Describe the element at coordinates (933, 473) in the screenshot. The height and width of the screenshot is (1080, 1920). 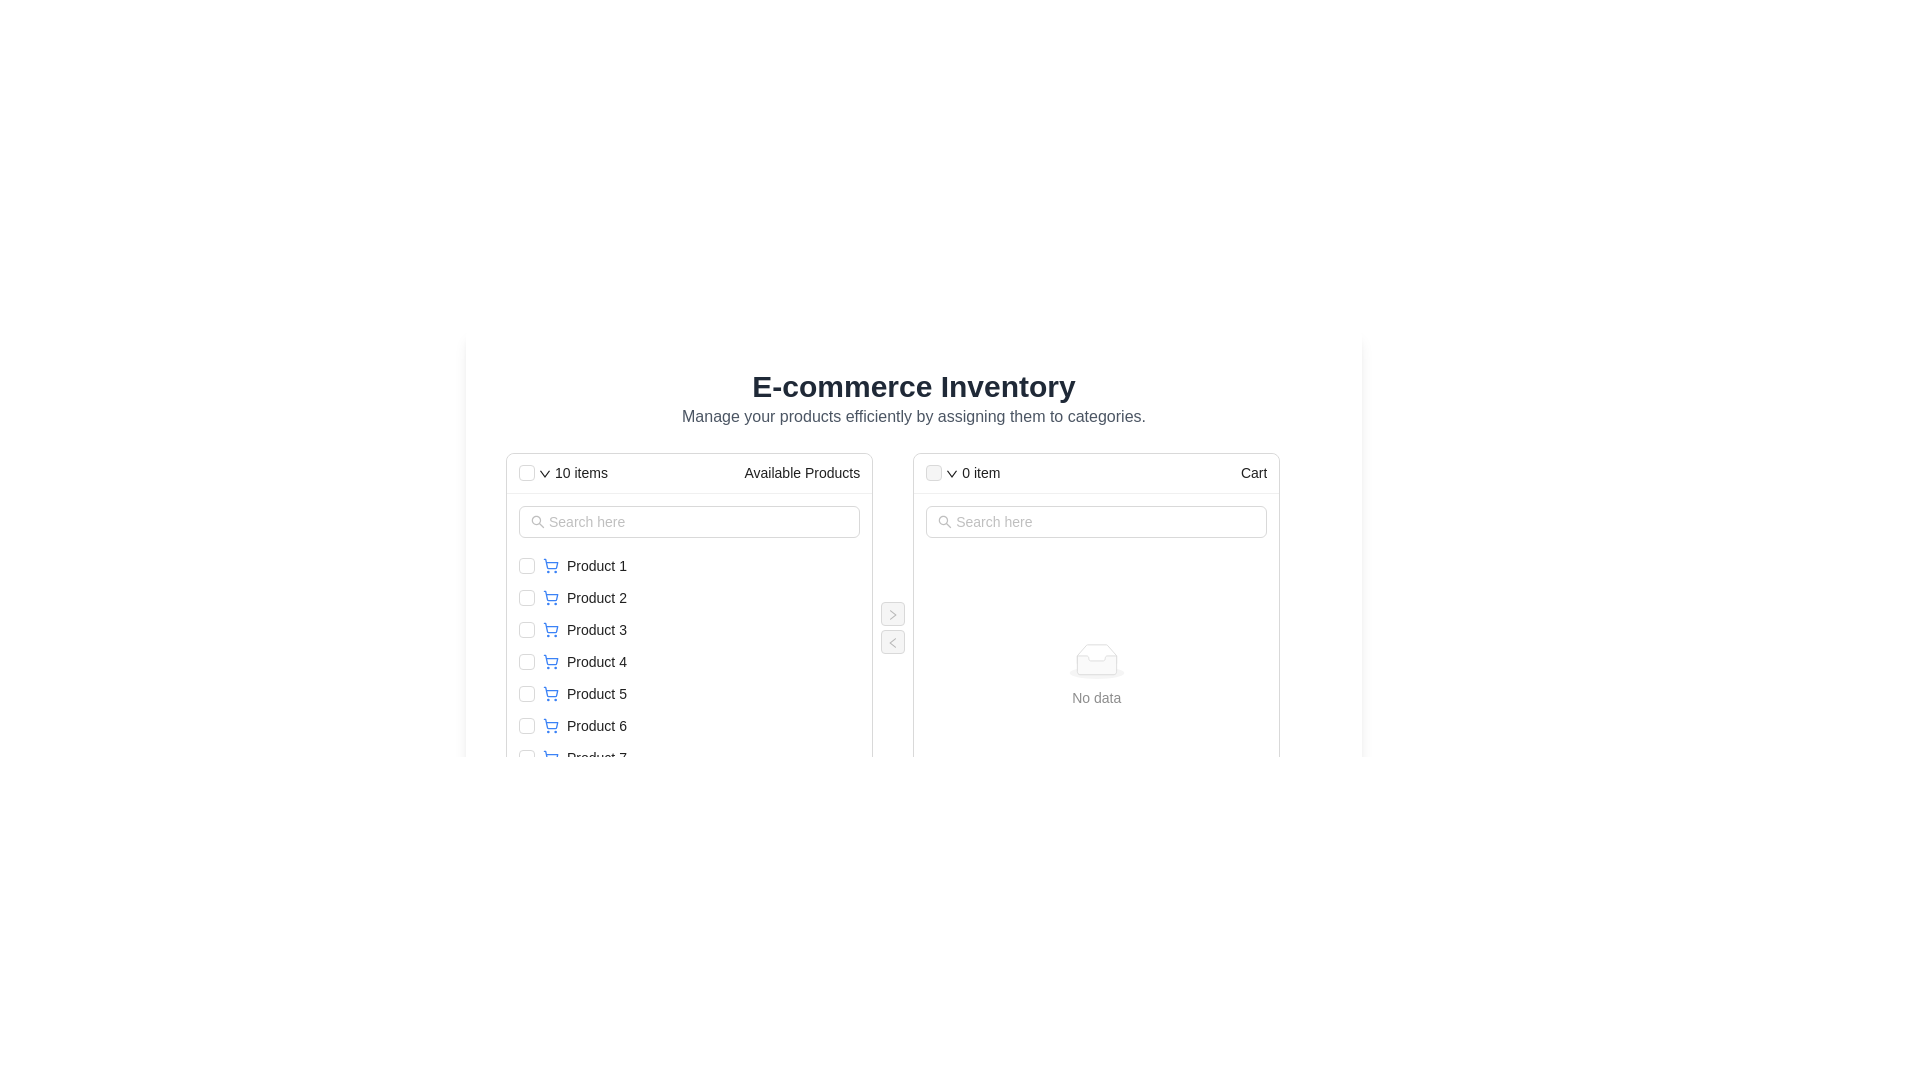
I see `the disabled checkbox located in the header area of the 'Cart' section in the 'E-commerce Inventory' interface, which is the first interactive component aligned with the '0 item' text` at that location.